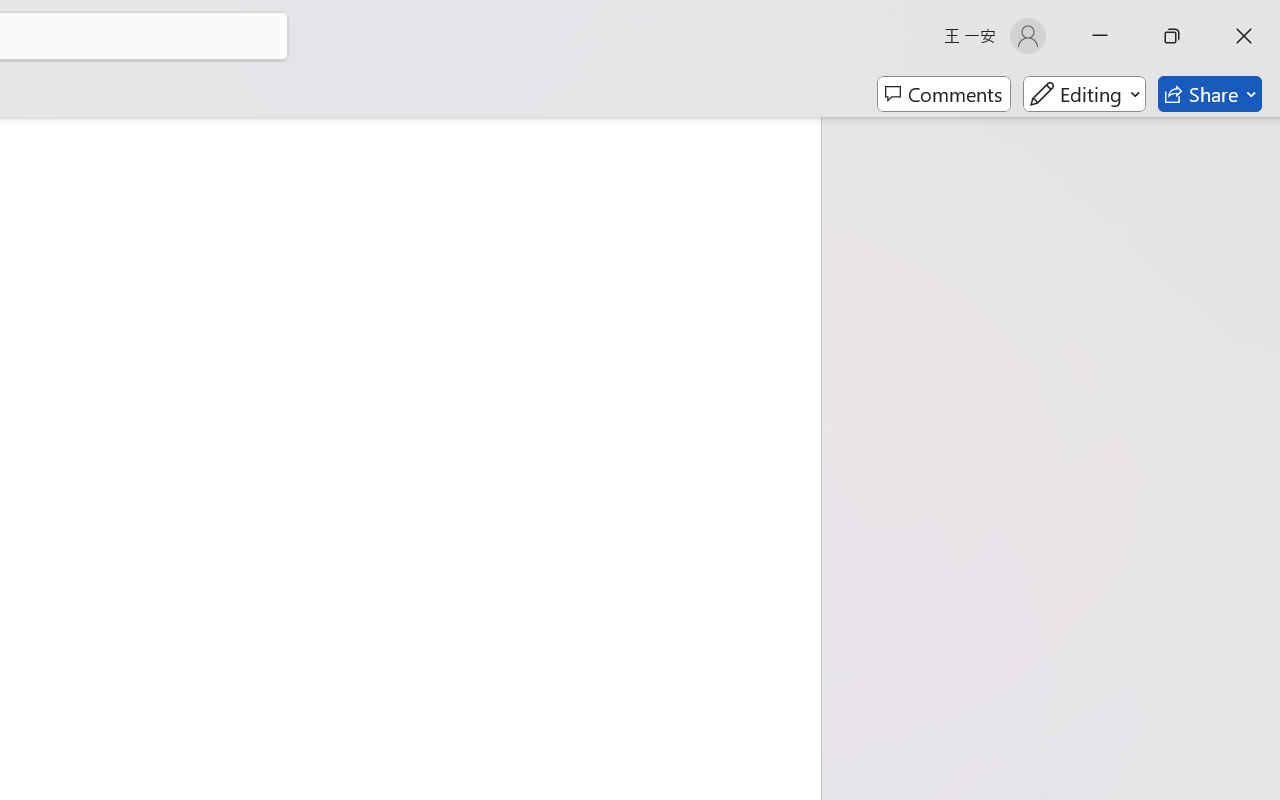 The image size is (1280, 800). Describe the element at coordinates (943, 94) in the screenshot. I see `'Comments'` at that location.